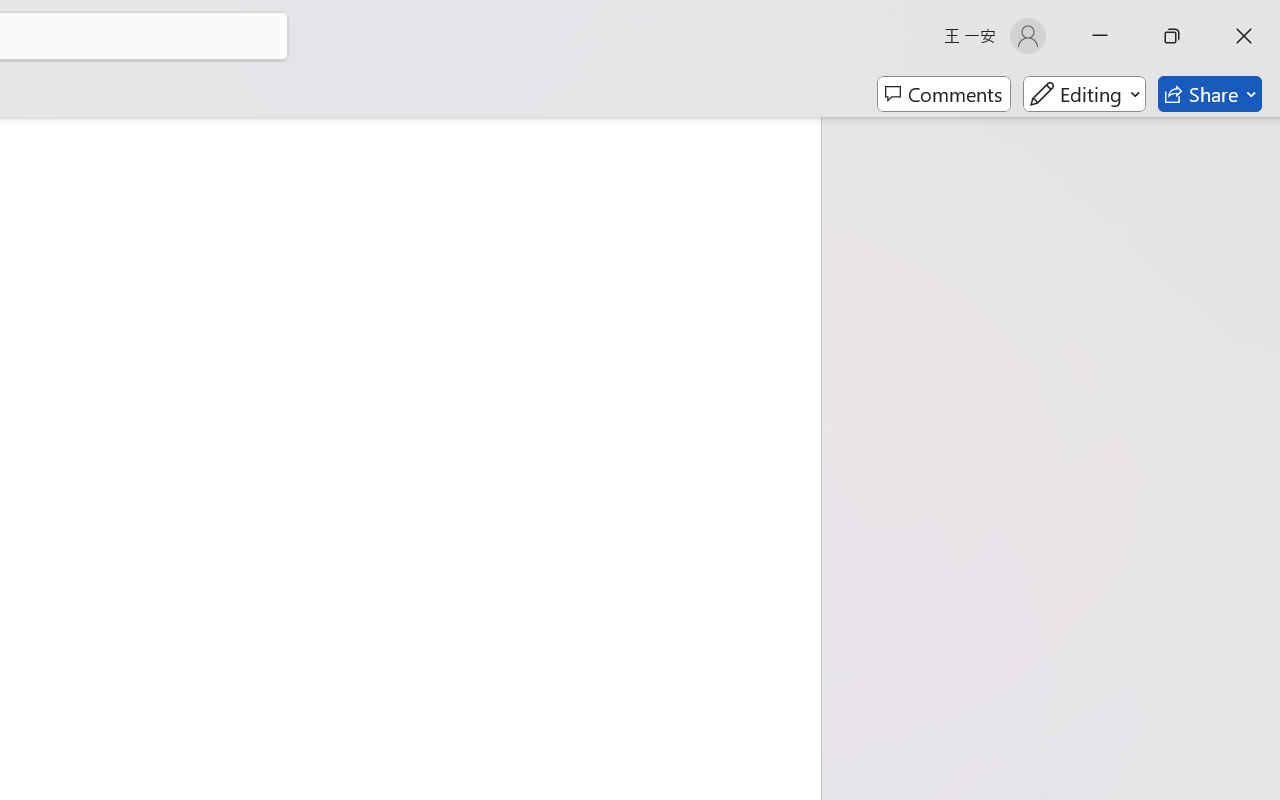 The image size is (1280, 800). Describe the element at coordinates (943, 94) in the screenshot. I see `'Comments'` at that location.